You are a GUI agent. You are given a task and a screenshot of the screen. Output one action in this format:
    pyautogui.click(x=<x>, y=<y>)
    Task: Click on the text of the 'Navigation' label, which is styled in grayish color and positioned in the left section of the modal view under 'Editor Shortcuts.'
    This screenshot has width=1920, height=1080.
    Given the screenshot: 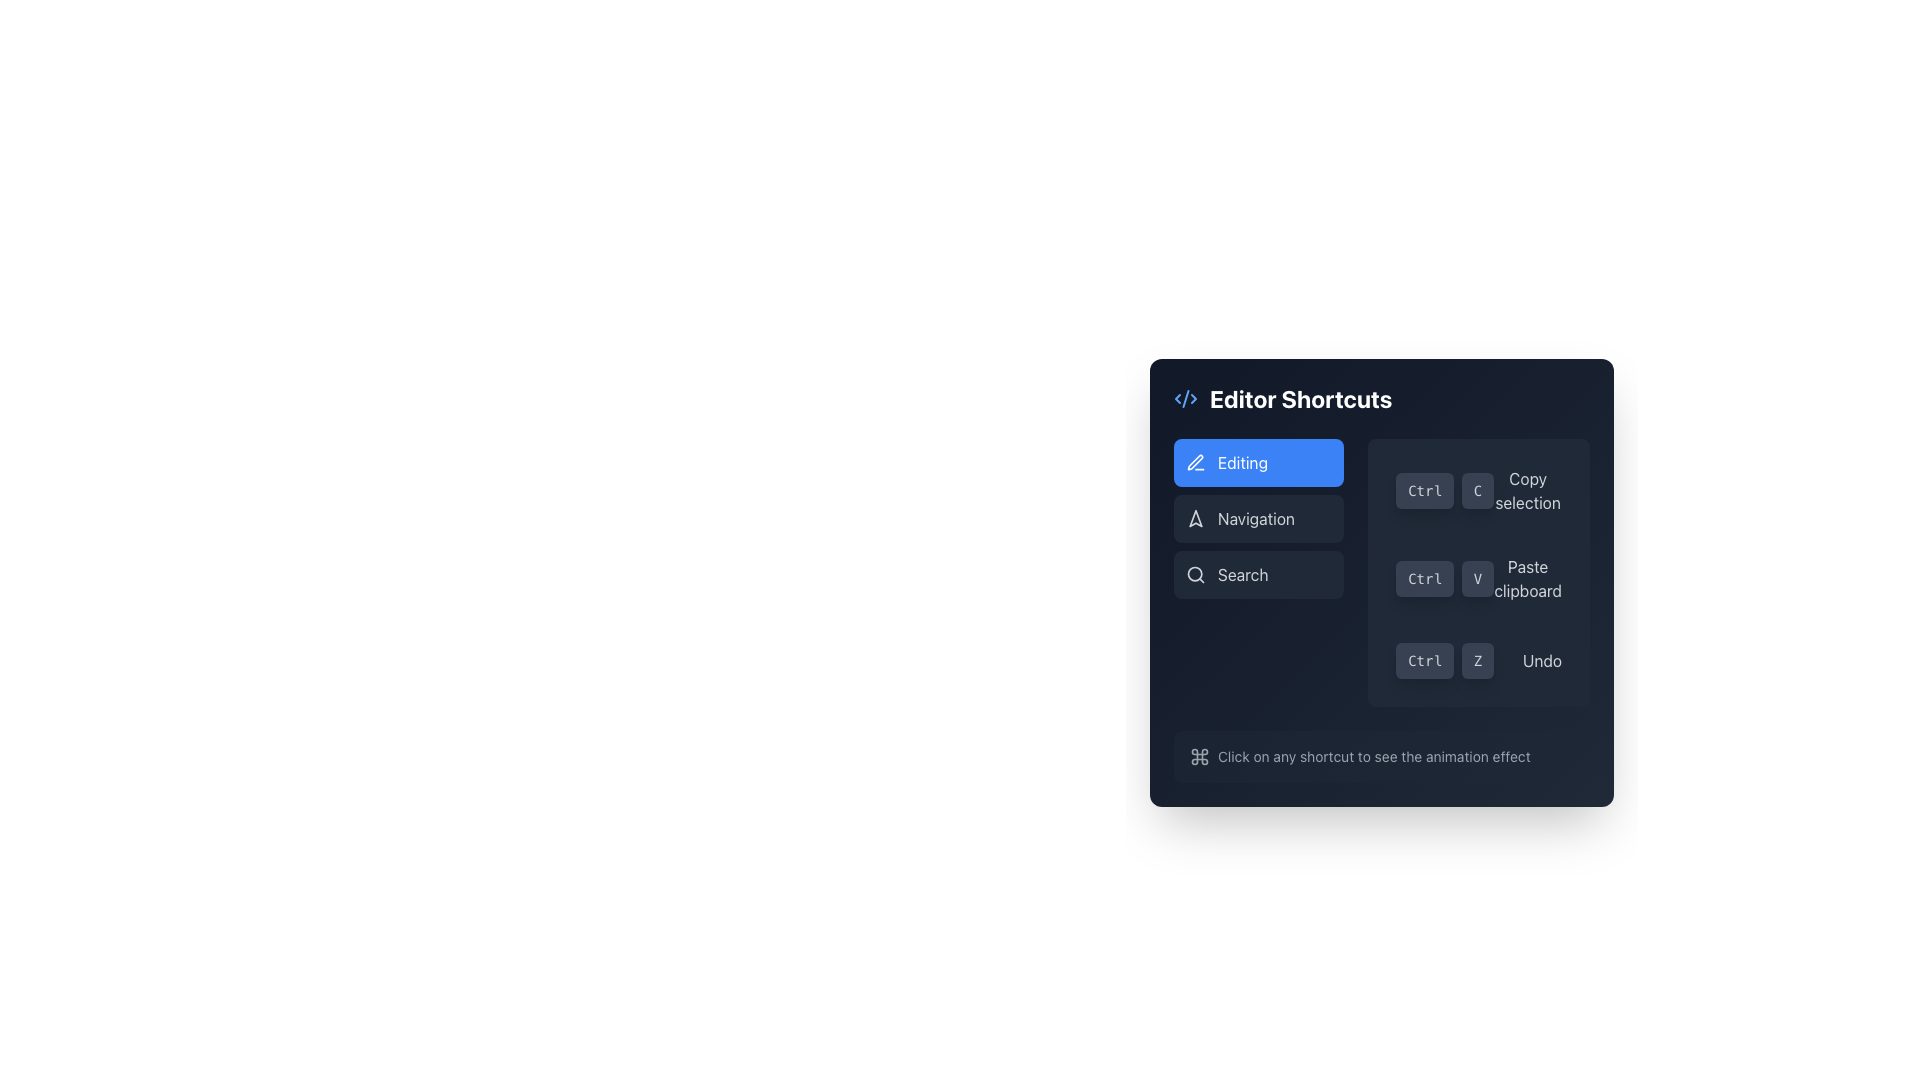 What is the action you would take?
    pyautogui.click(x=1255, y=518)
    